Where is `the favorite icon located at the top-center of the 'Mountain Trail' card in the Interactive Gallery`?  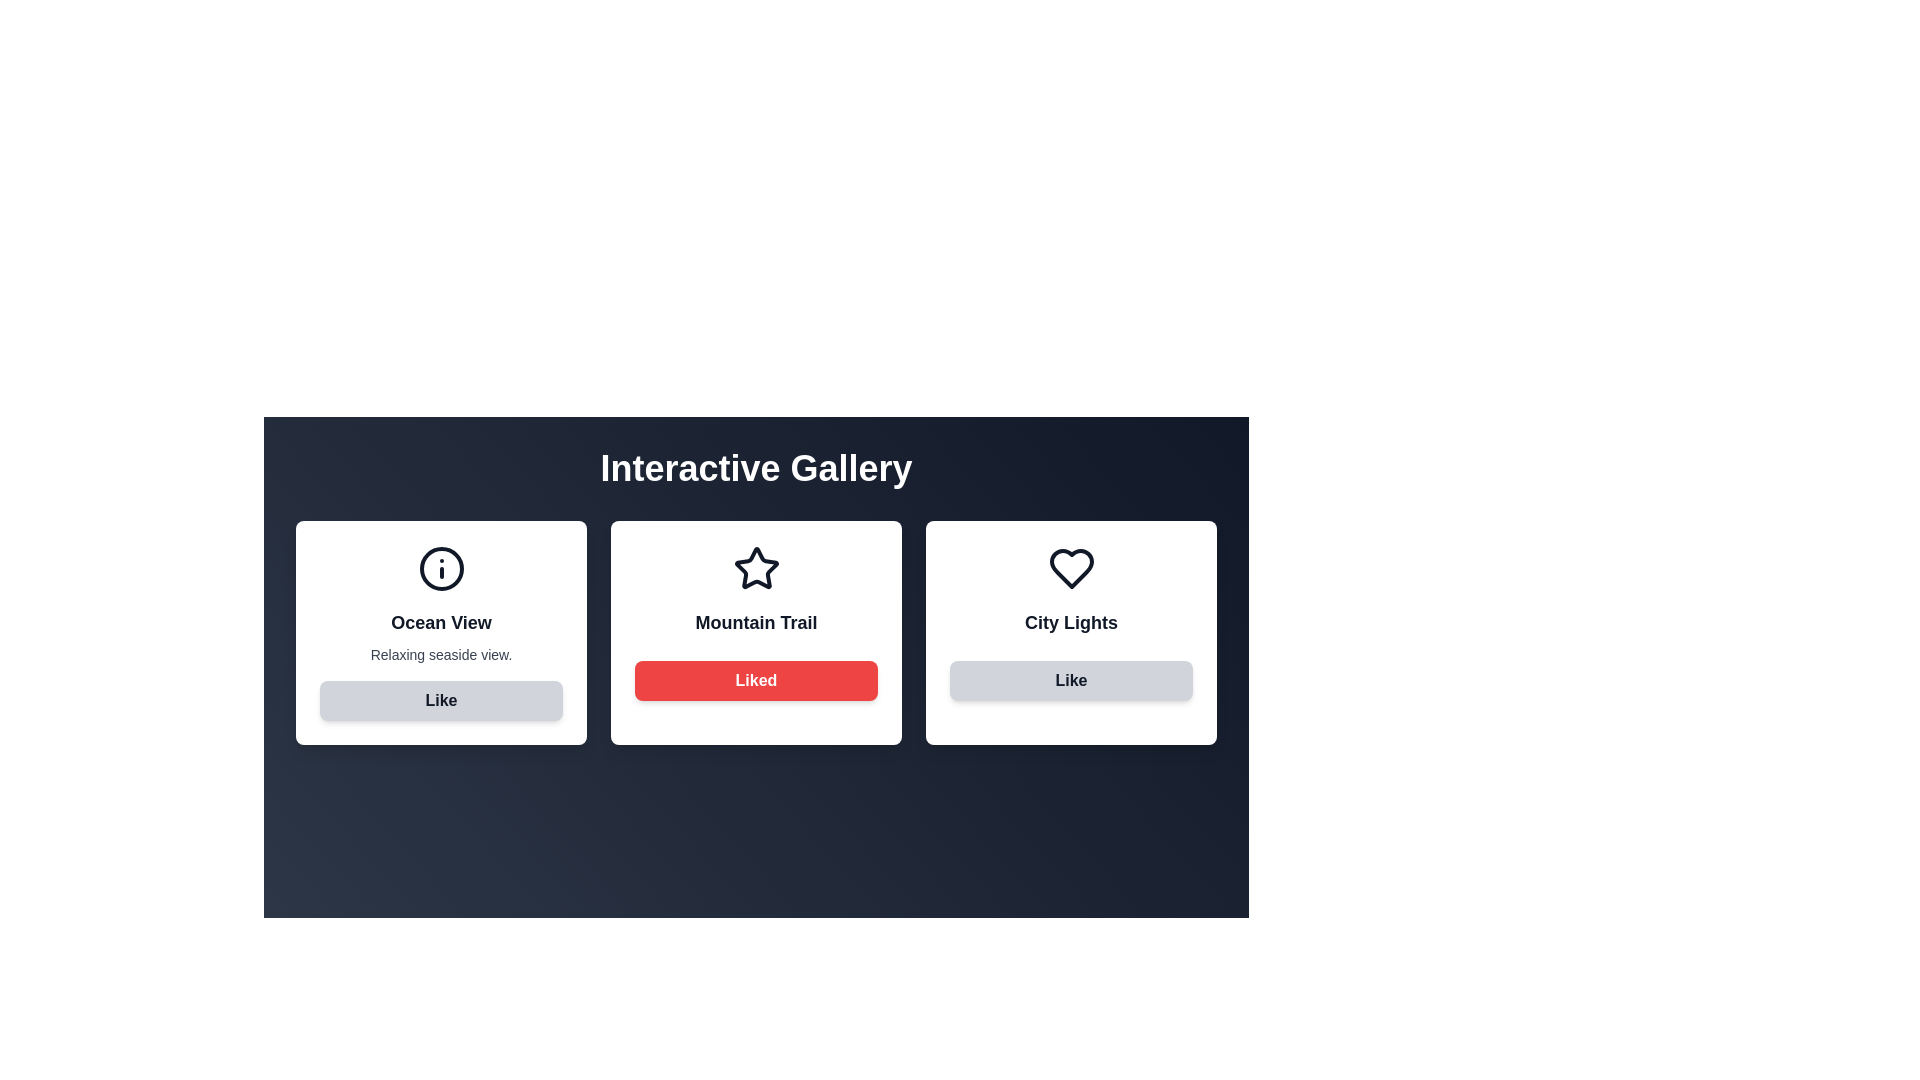
the favorite icon located at the top-center of the 'Mountain Trail' card in the Interactive Gallery is located at coordinates (755, 568).